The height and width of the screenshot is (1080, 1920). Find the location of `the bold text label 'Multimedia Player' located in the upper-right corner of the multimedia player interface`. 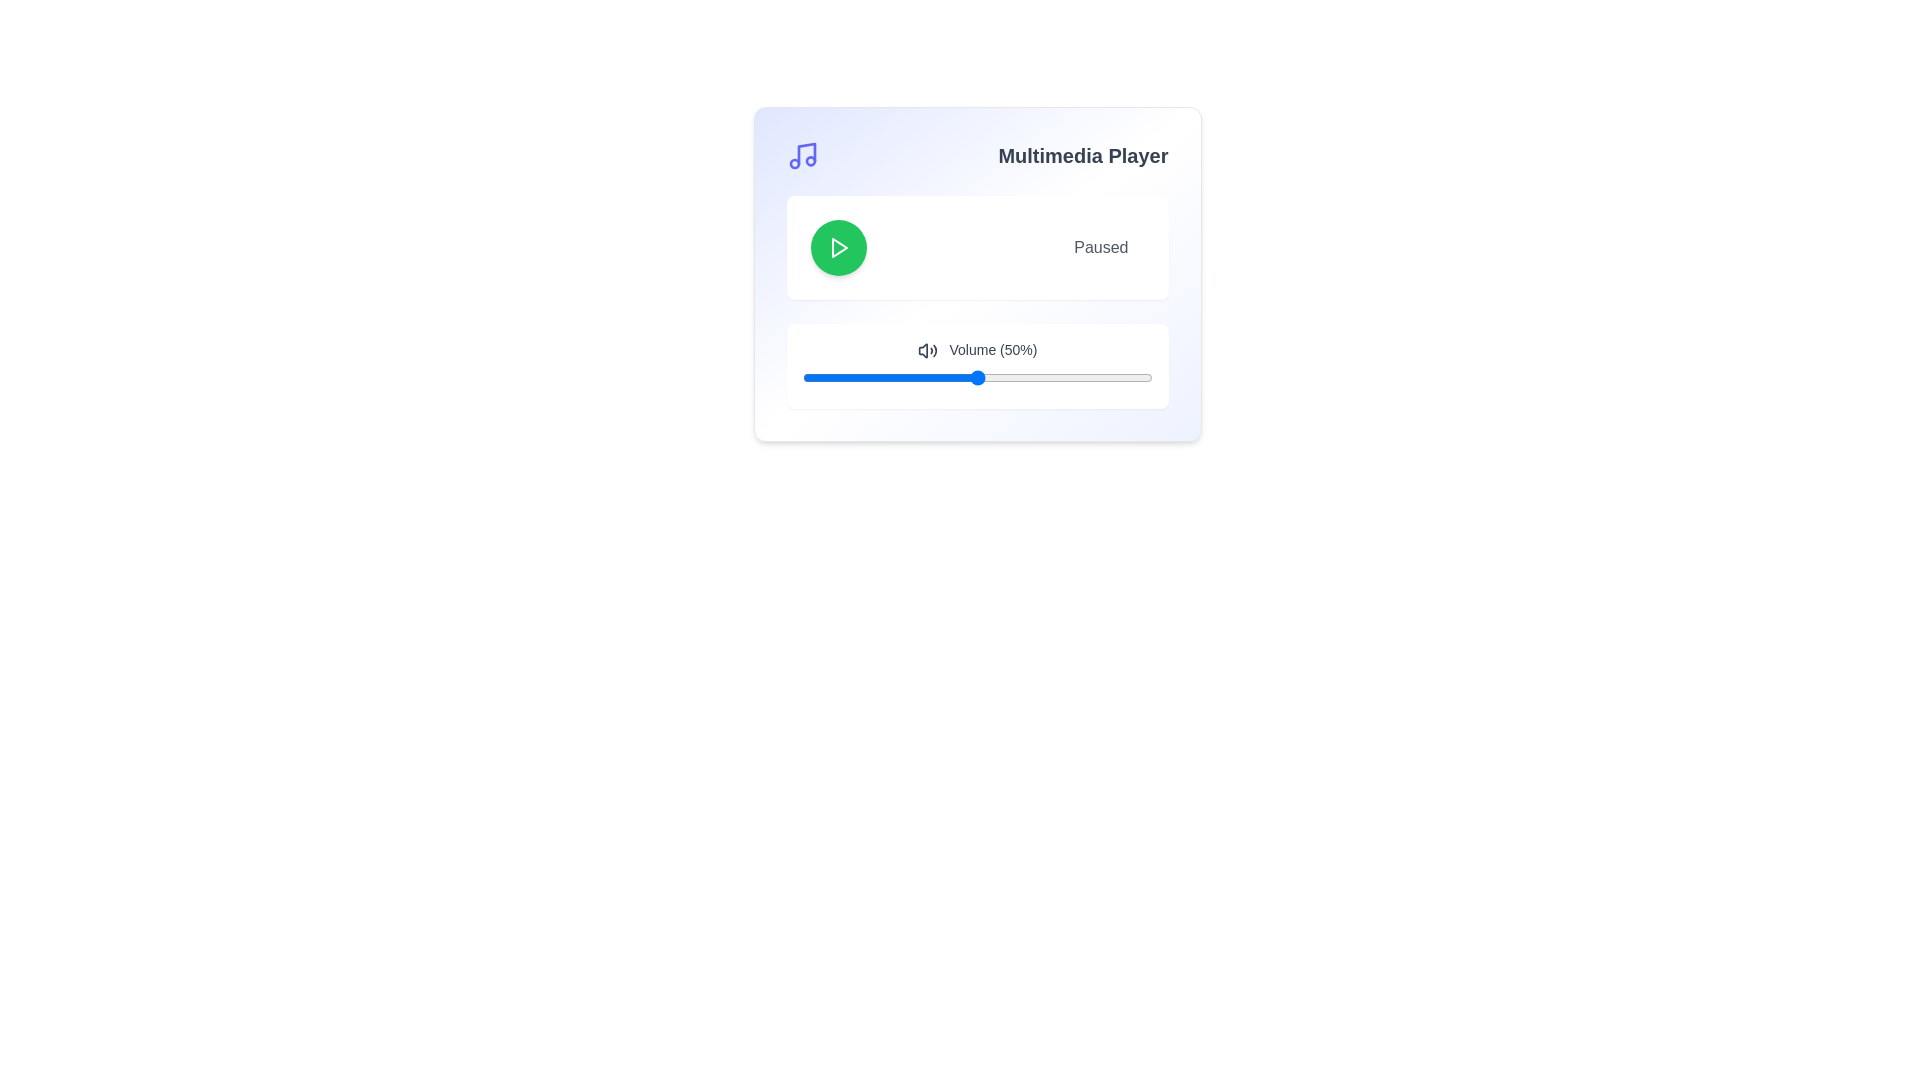

the bold text label 'Multimedia Player' located in the upper-right corner of the multimedia player interface is located at coordinates (1082, 154).